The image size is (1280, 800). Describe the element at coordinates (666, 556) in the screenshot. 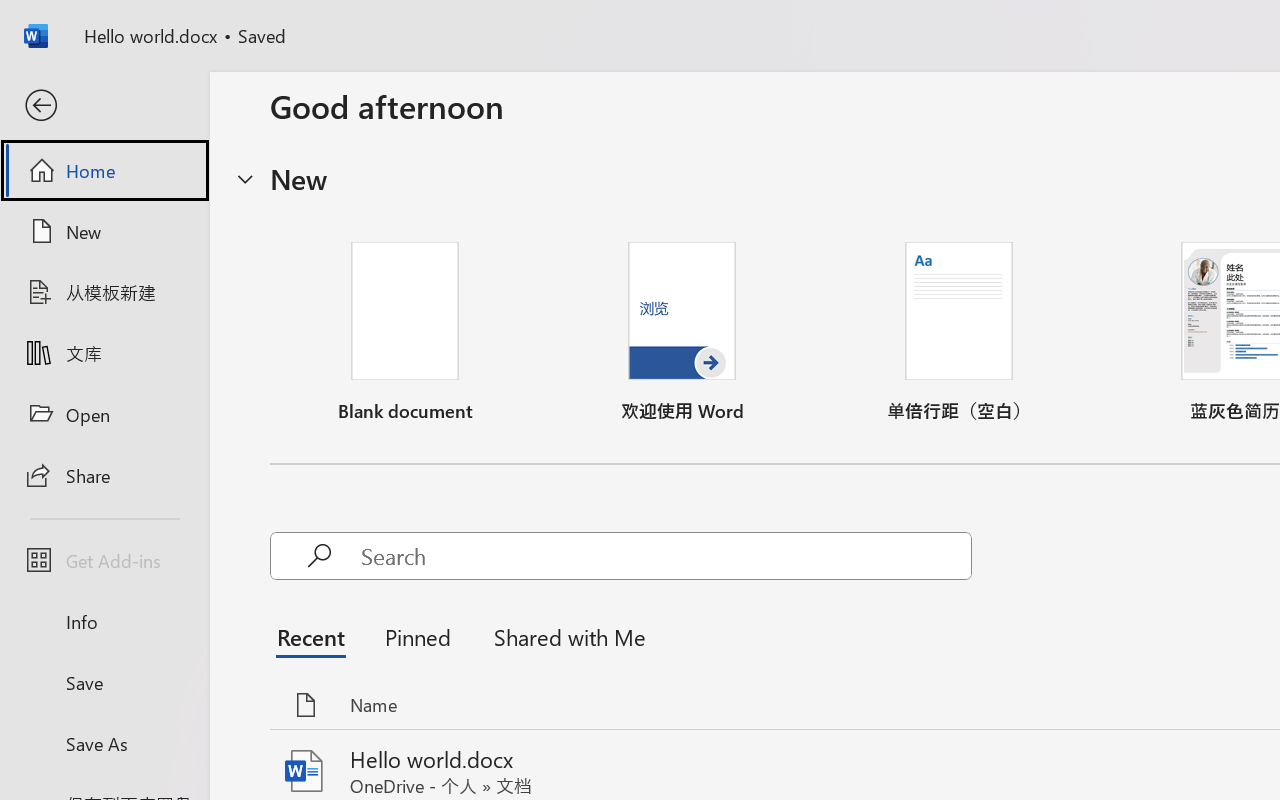

I see `'Search'` at that location.